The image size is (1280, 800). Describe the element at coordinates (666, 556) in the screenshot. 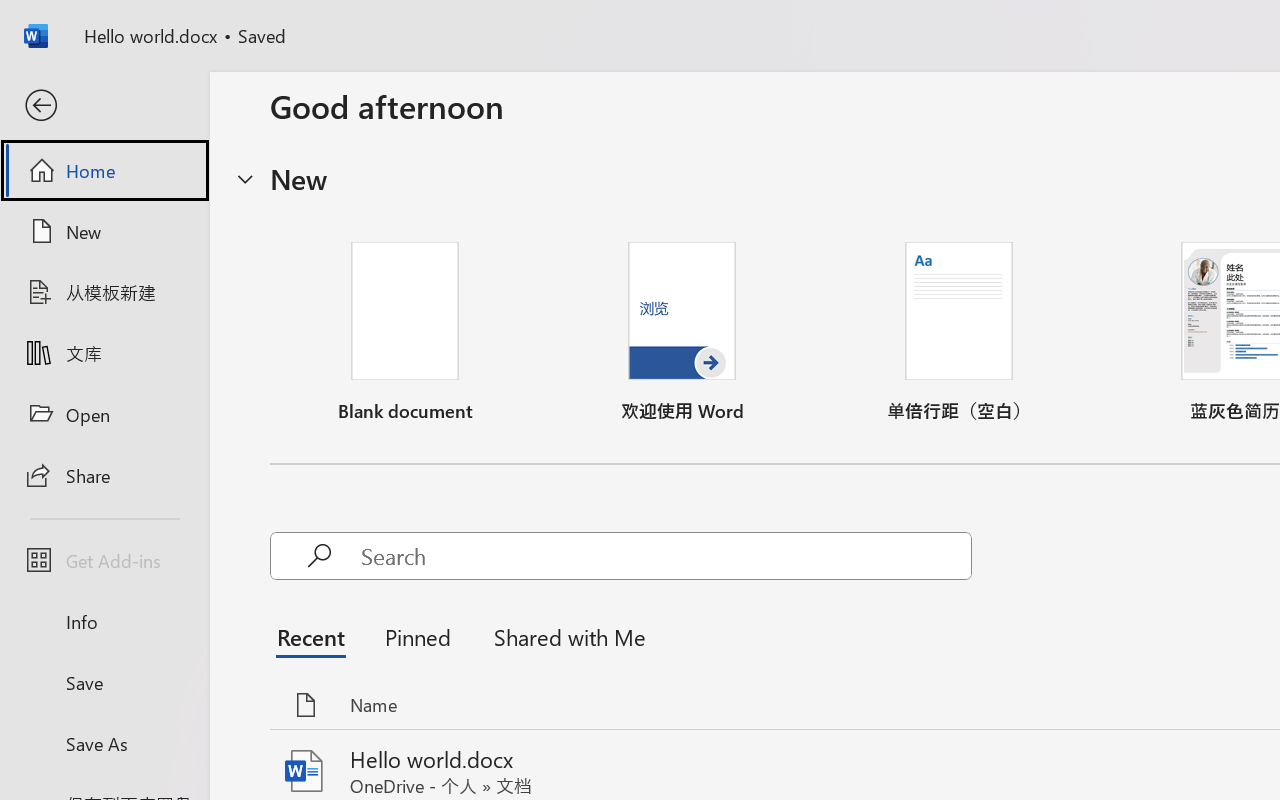

I see `'Search'` at that location.